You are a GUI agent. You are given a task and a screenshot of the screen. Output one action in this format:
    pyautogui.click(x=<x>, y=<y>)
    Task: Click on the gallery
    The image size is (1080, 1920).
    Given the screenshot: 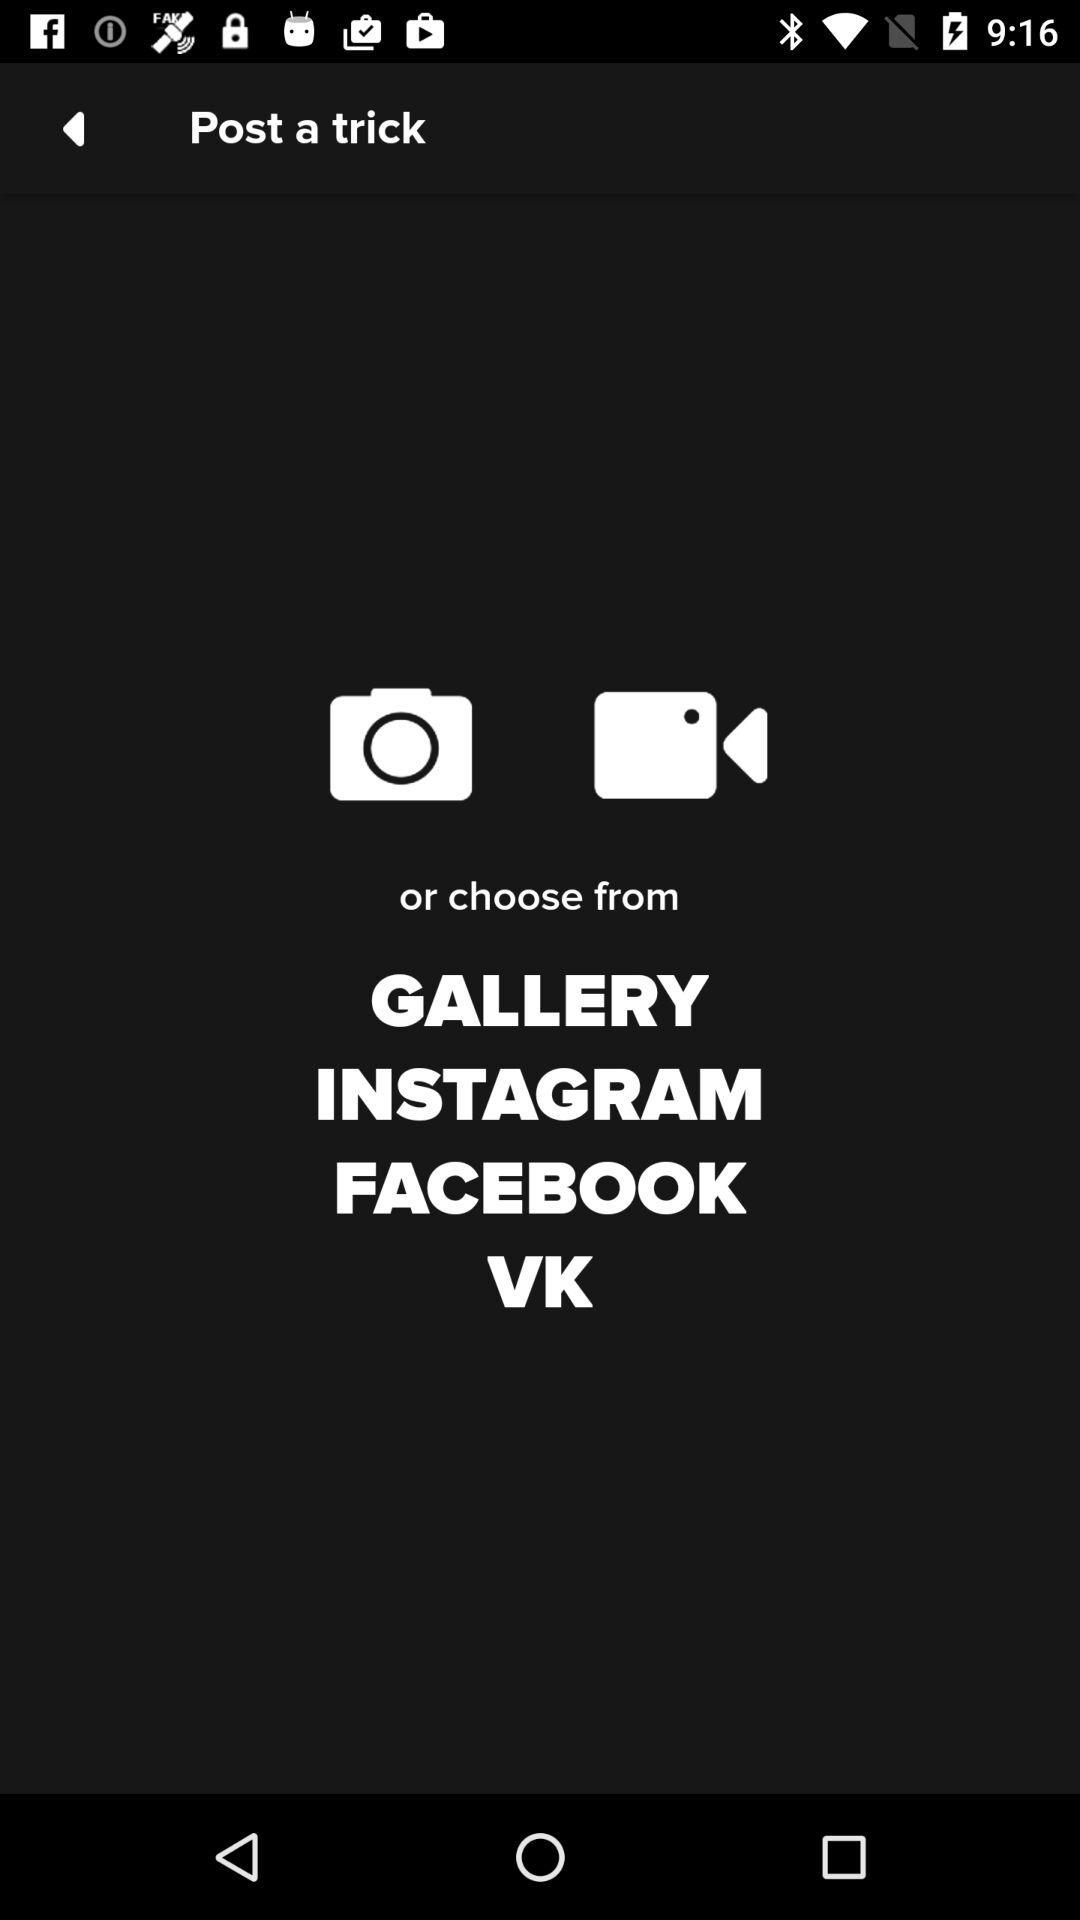 What is the action you would take?
    pyautogui.click(x=538, y=1003)
    